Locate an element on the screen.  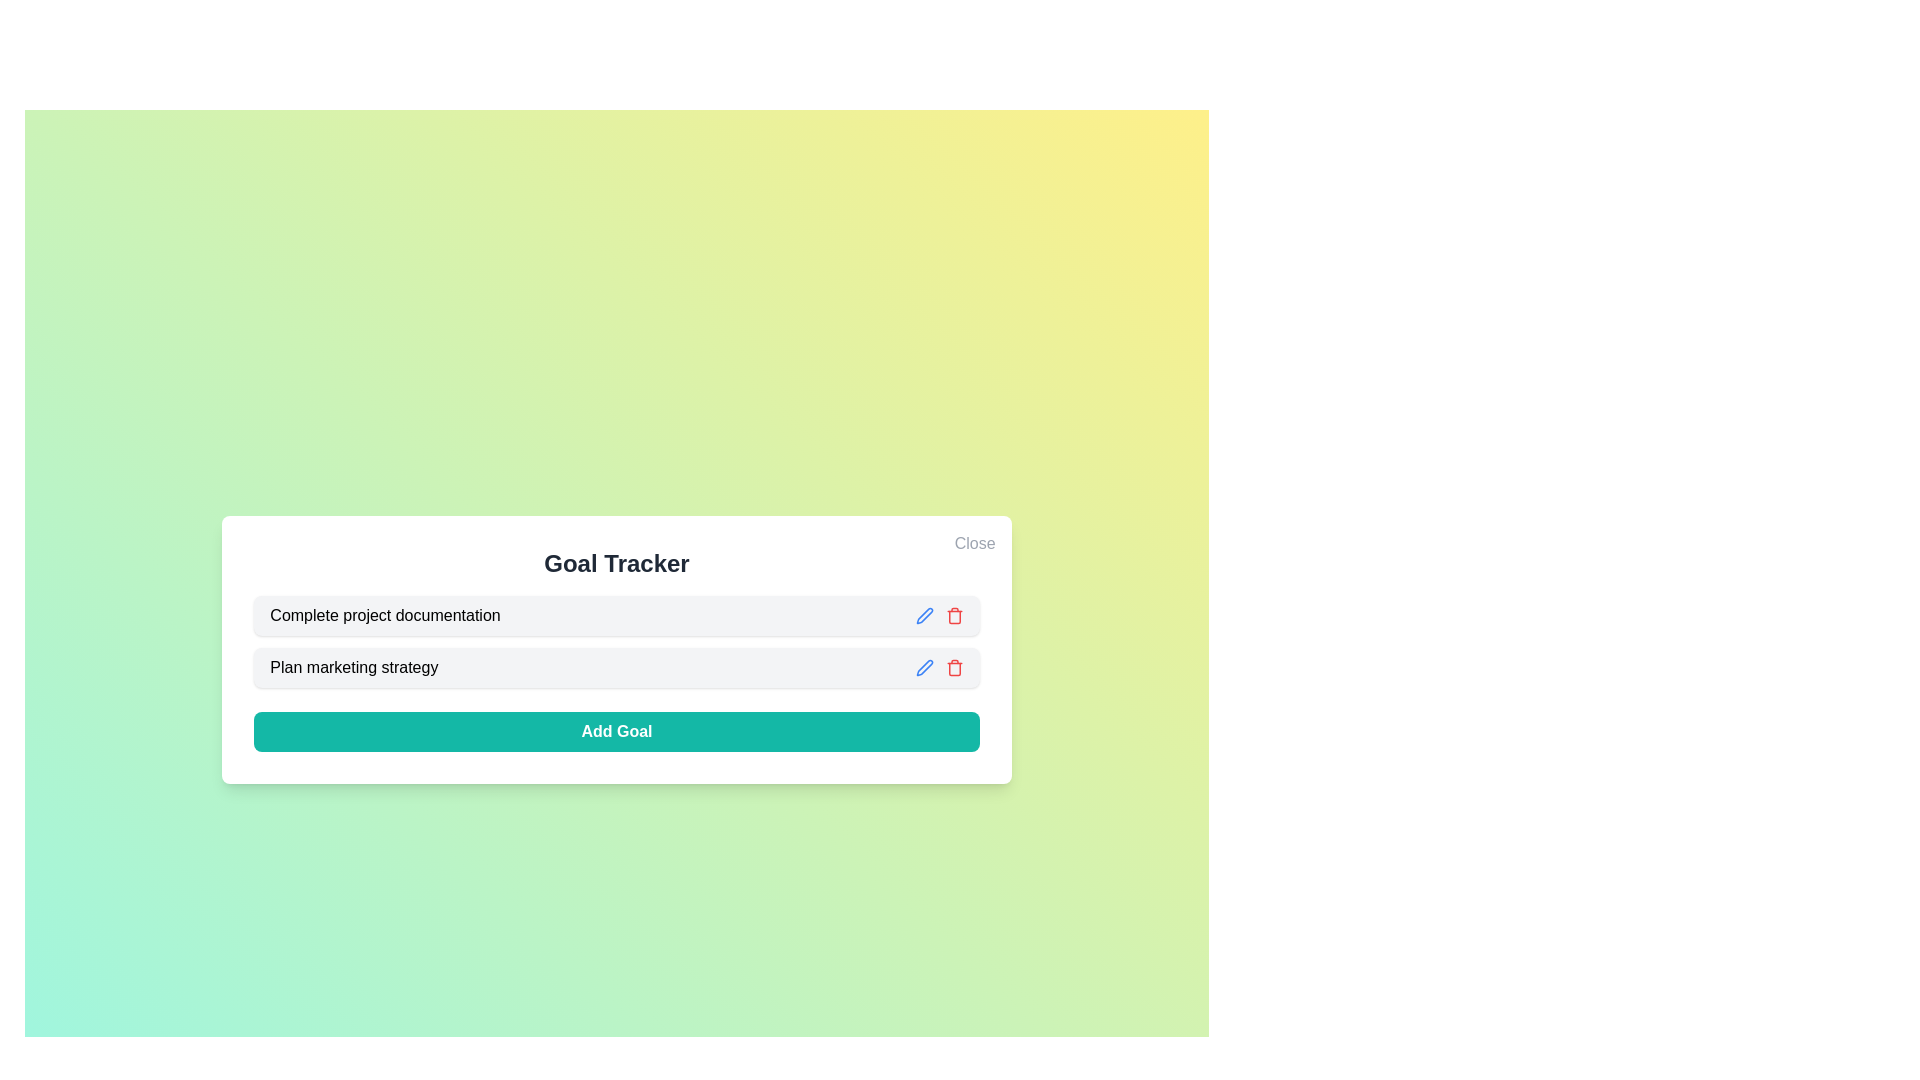
the close button to close the dialog is located at coordinates (974, 543).